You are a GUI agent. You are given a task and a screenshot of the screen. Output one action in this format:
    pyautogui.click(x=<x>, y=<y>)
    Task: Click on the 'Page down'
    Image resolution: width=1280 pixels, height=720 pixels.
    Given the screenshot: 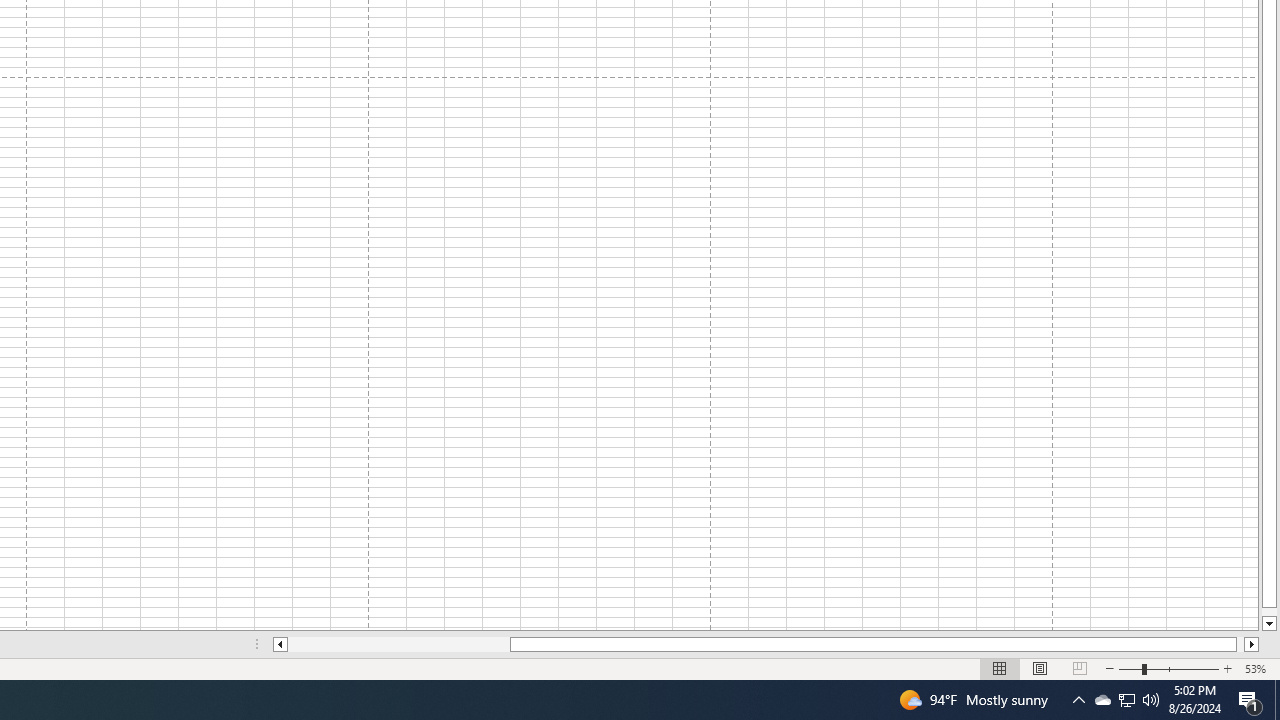 What is the action you would take?
    pyautogui.click(x=1268, y=611)
    